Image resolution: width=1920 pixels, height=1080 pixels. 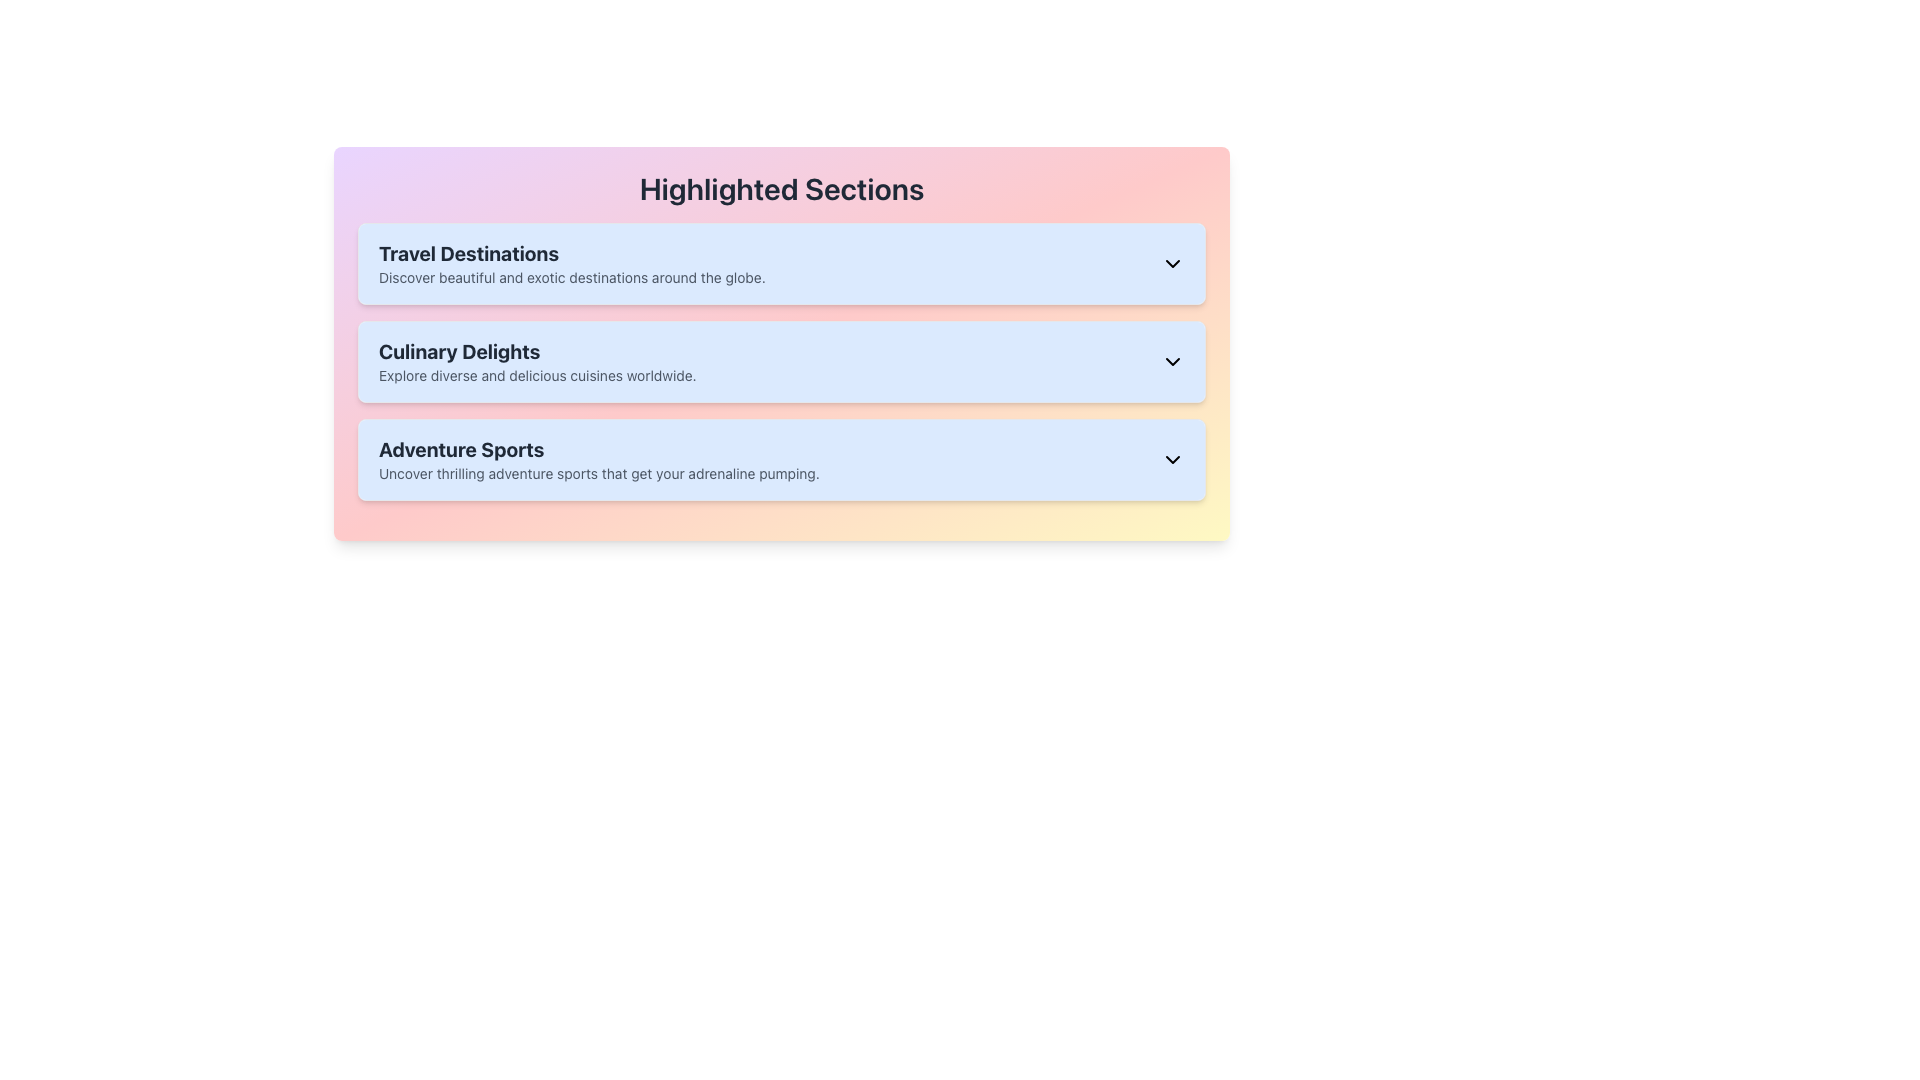 What do you see at coordinates (537, 350) in the screenshot?
I see `the text label displaying 'Culinary Delights' in bold style, located beneath the header 'Highlighted Sections' in the second section of the list layout` at bounding box center [537, 350].